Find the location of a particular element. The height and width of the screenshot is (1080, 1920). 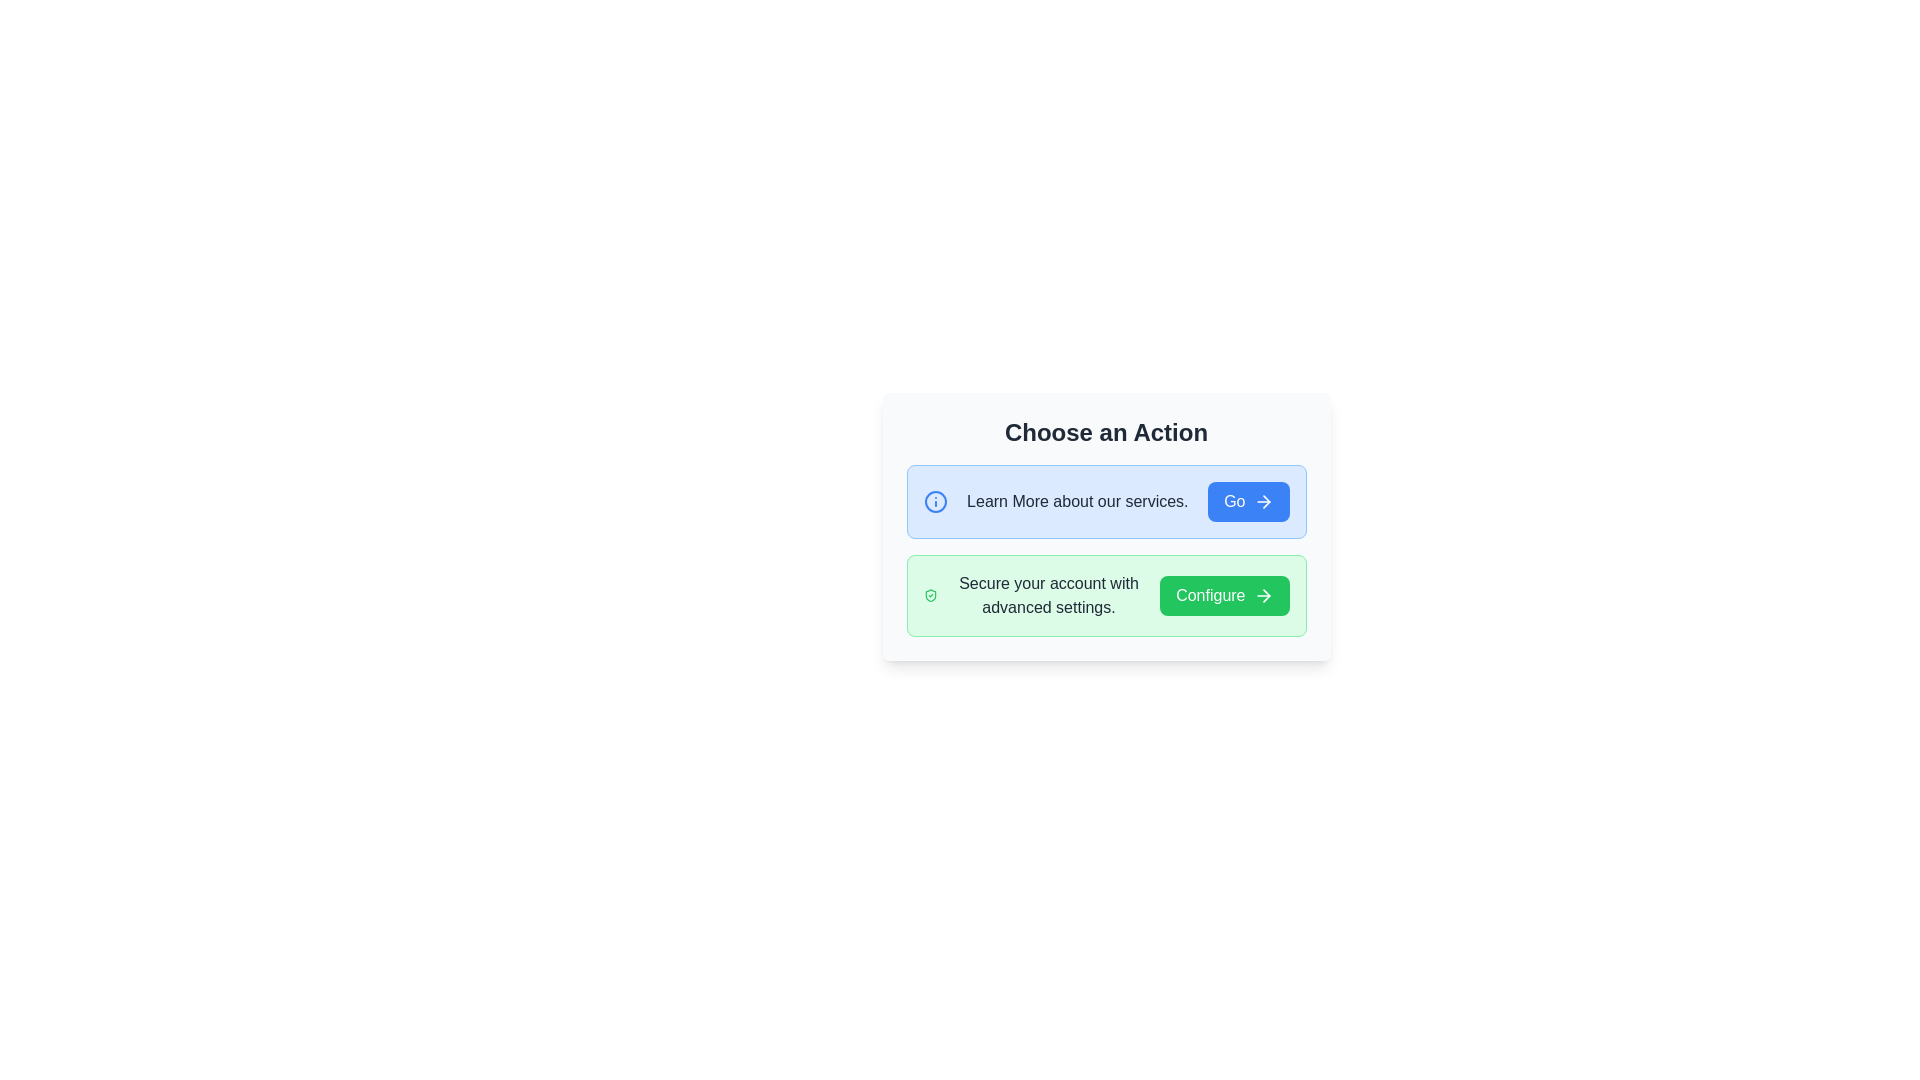

the security indicator icon located at the left edge of the text block labeled 'Secure your account with advanced settings' is located at coordinates (929, 595).